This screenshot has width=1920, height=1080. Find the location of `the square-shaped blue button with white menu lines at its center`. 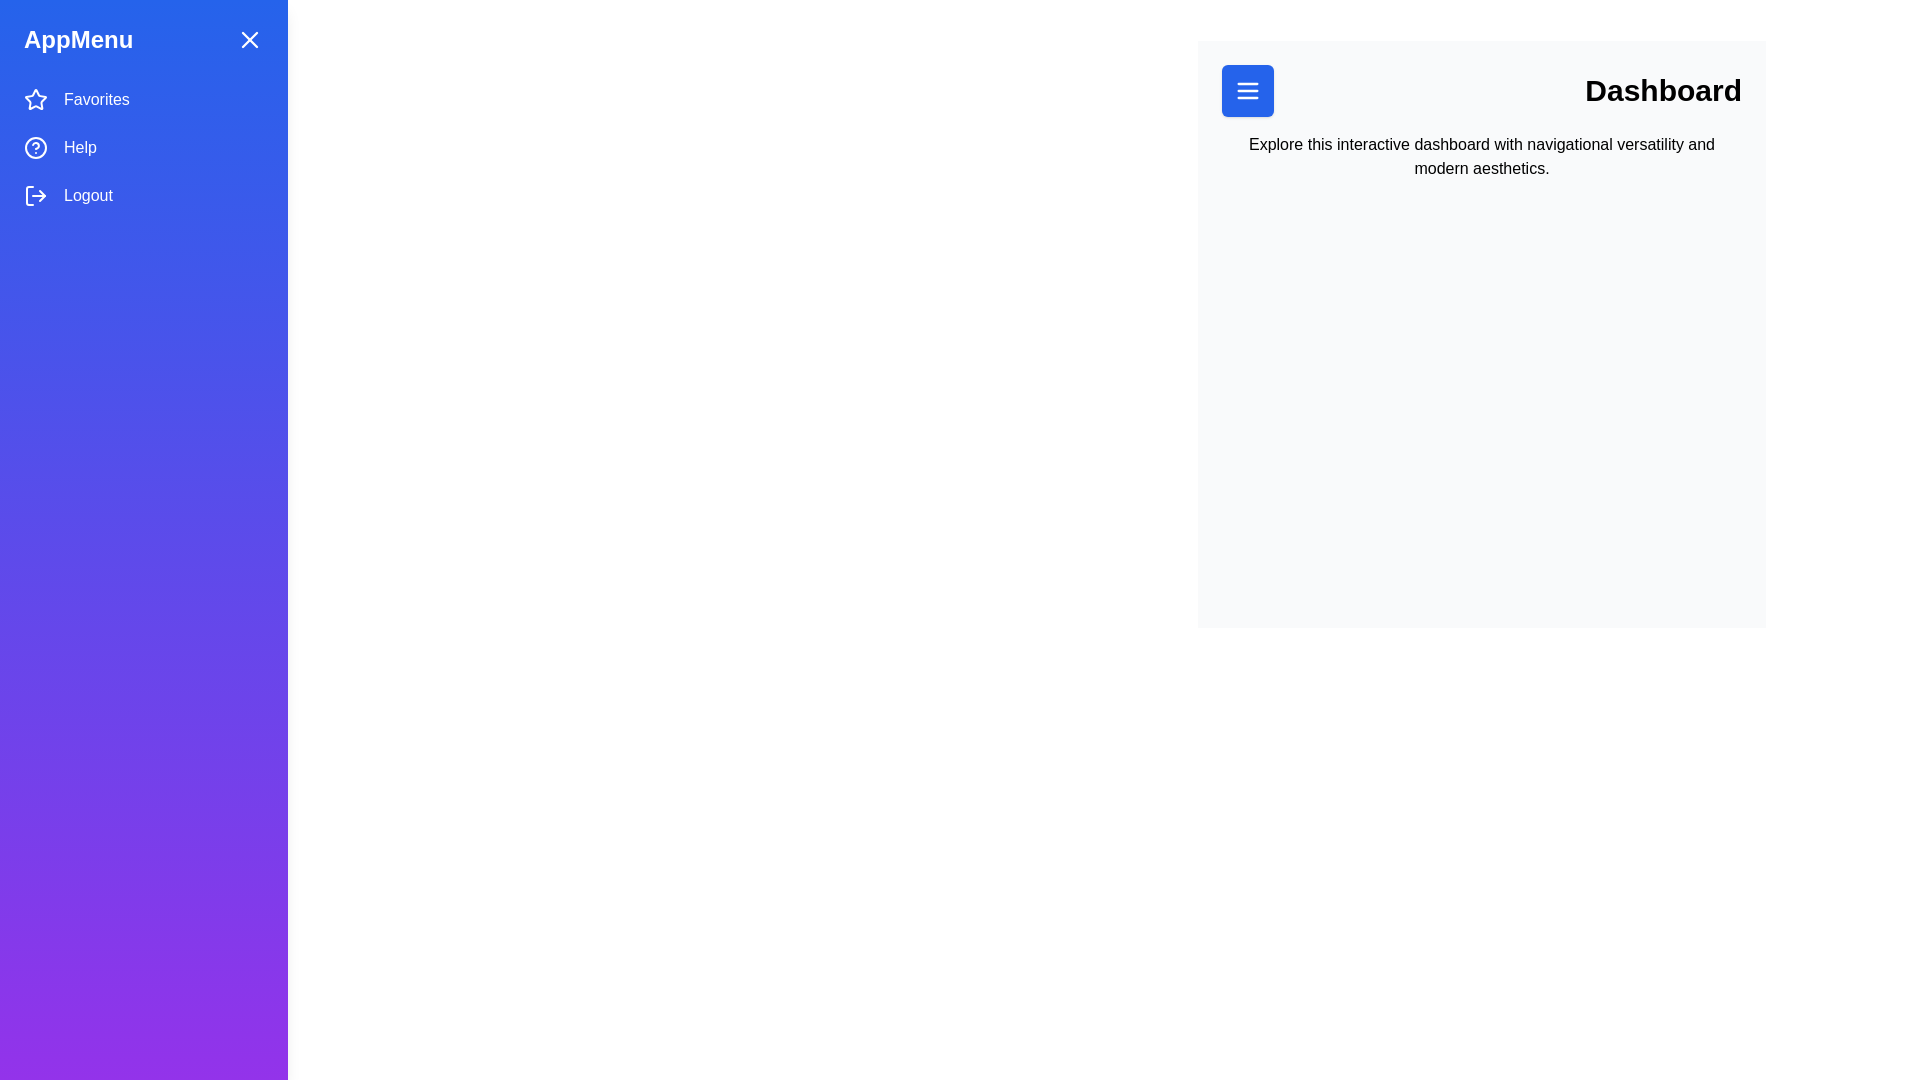

the square-shaped blue button with white menu lines at its center is located at coordinates (1247, 91).